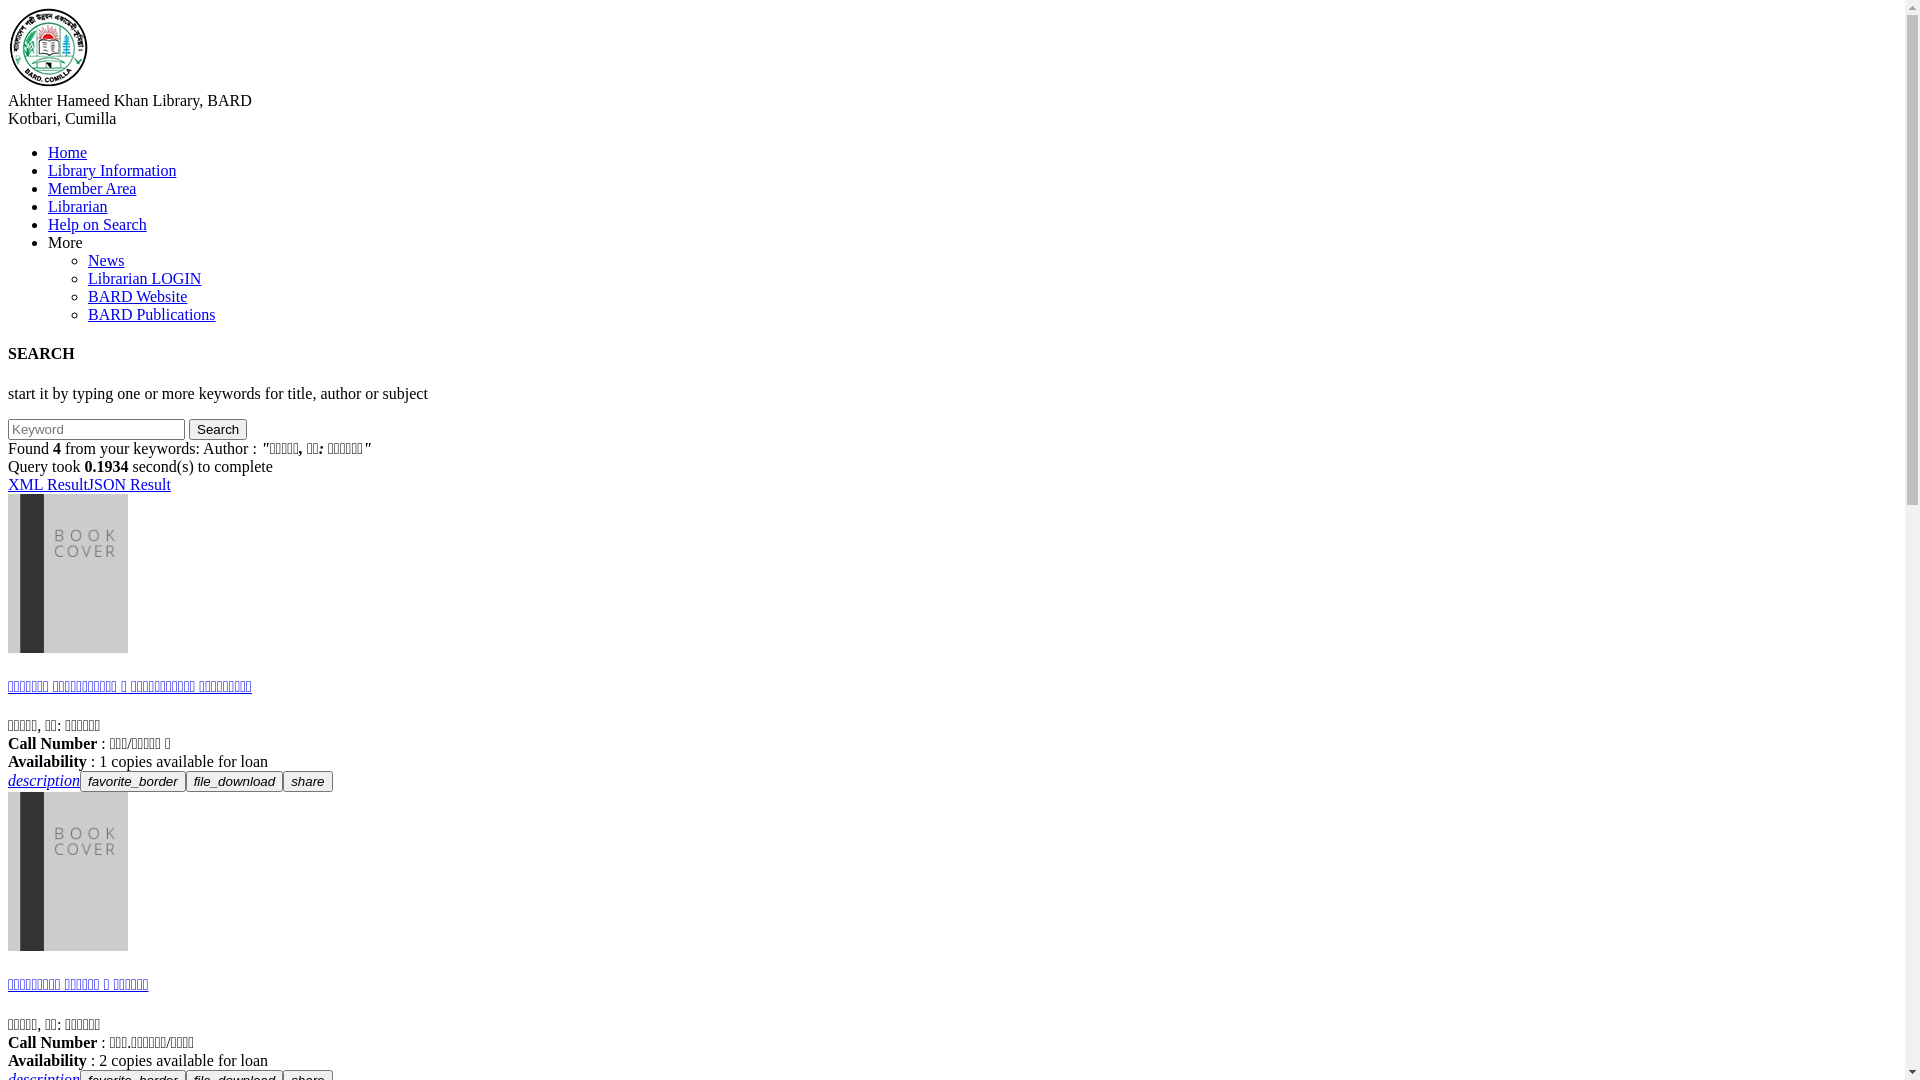 The height and width of the screenshot is (1080, 1920). Describe the element at coordinates (104, 259) in the screenshot. I see `'News'` at that location.